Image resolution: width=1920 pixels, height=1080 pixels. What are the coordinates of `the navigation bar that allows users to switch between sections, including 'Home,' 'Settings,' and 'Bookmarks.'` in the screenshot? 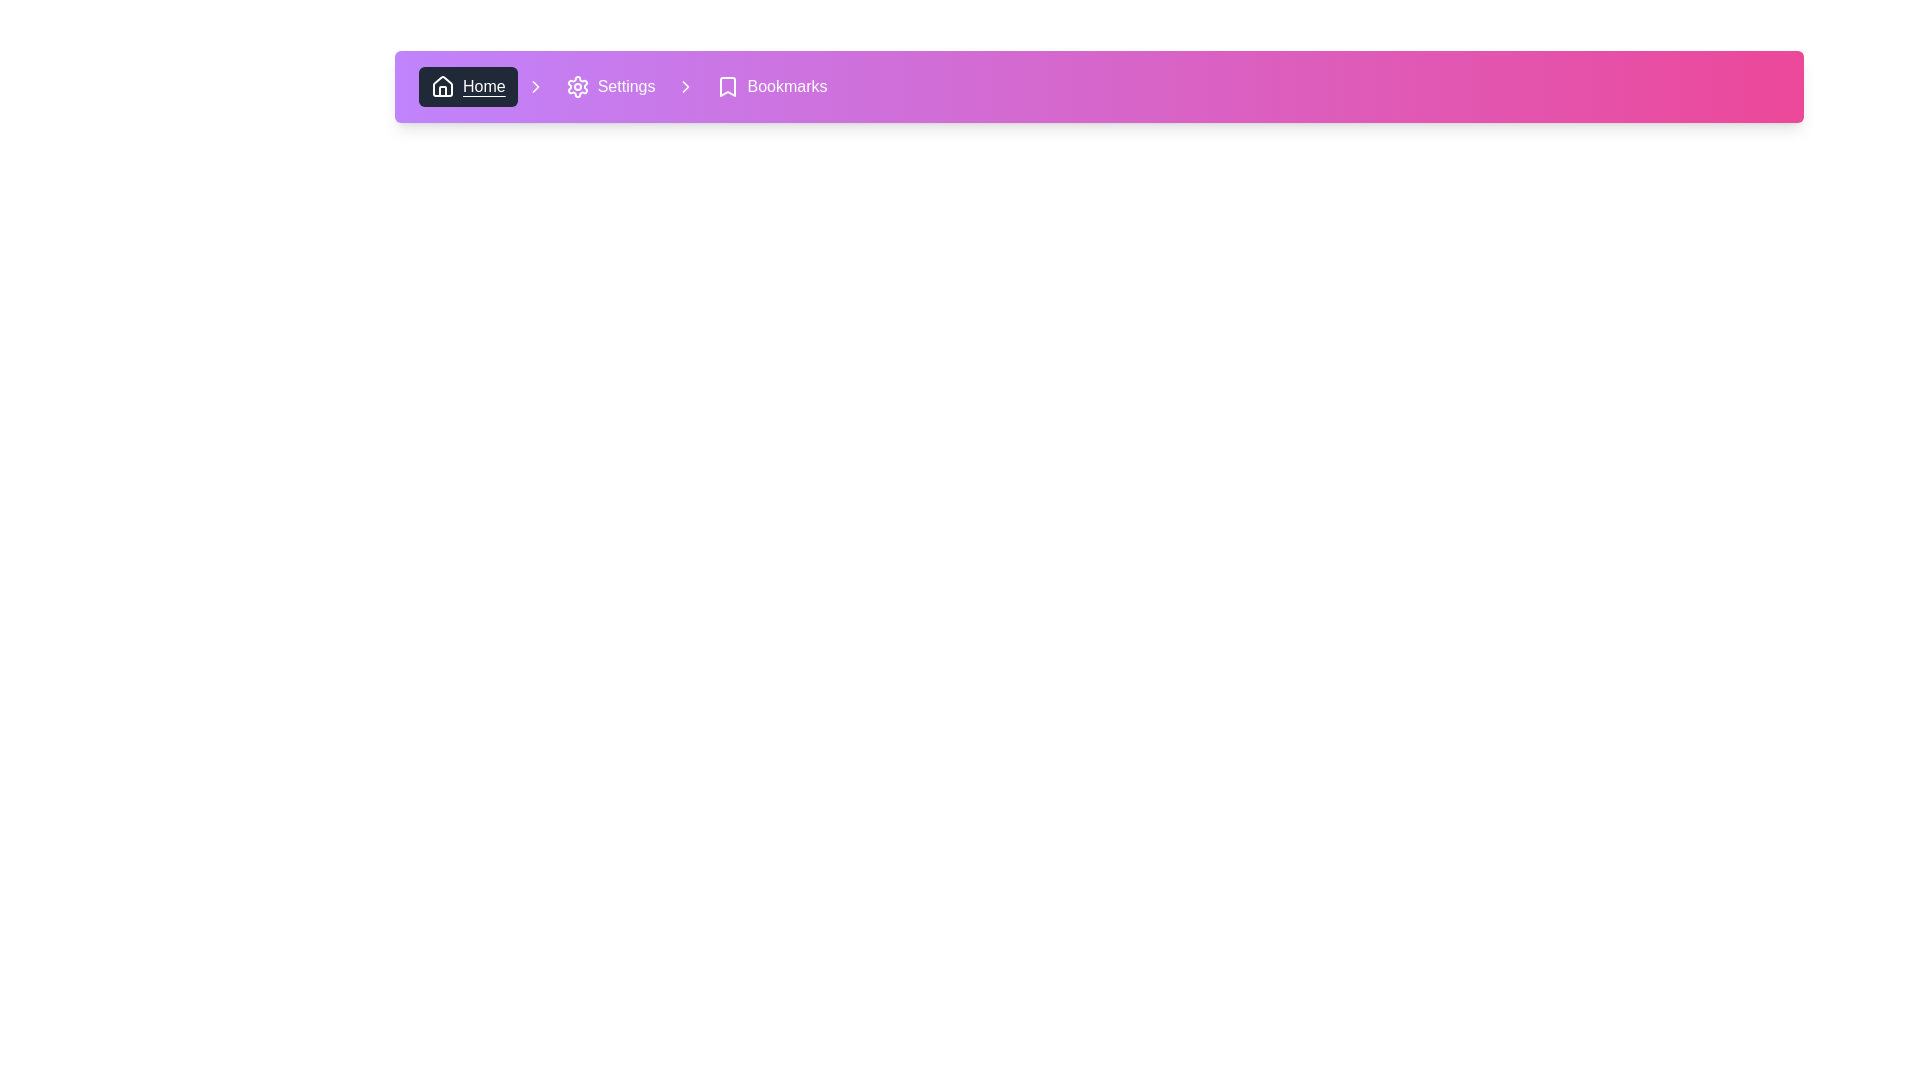 It's located at (628, 86).